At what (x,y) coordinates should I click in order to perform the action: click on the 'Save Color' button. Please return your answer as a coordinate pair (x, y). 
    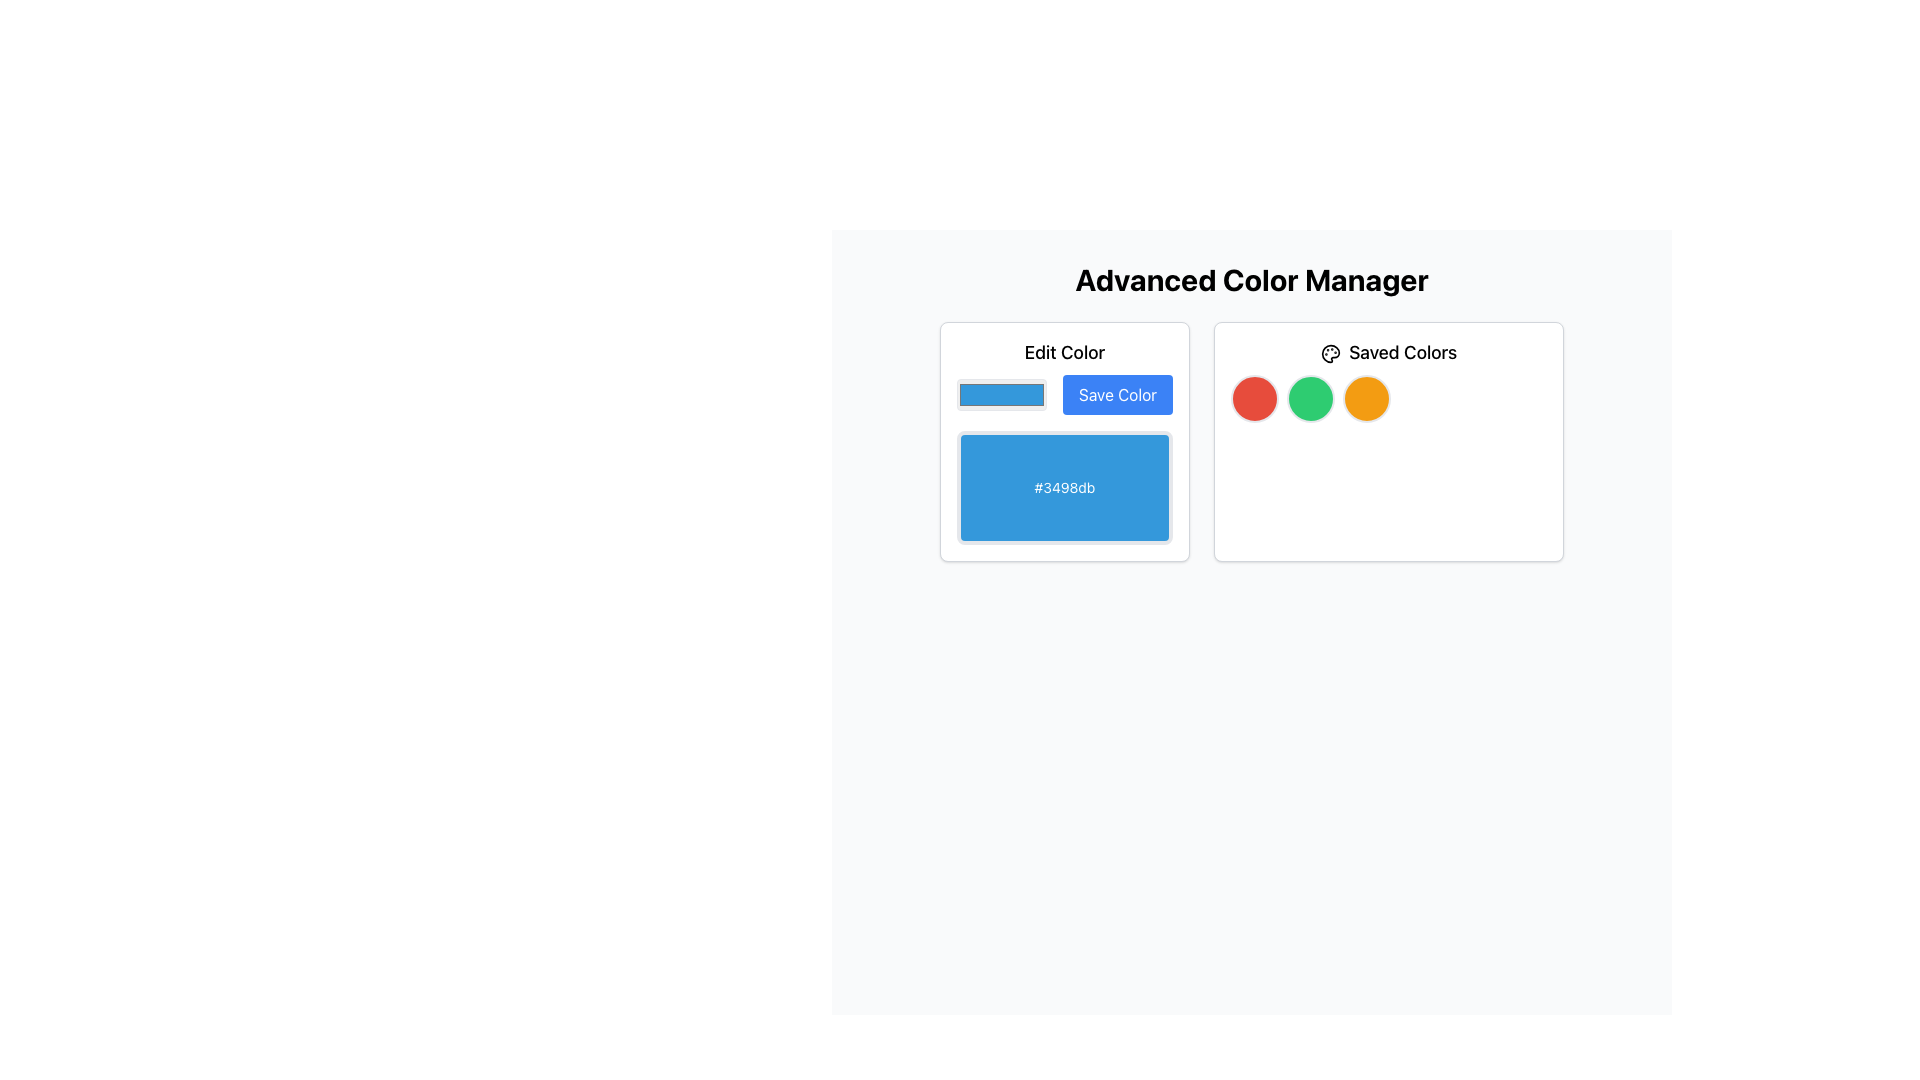
    Looking at the image, I should click on (1117, 394).